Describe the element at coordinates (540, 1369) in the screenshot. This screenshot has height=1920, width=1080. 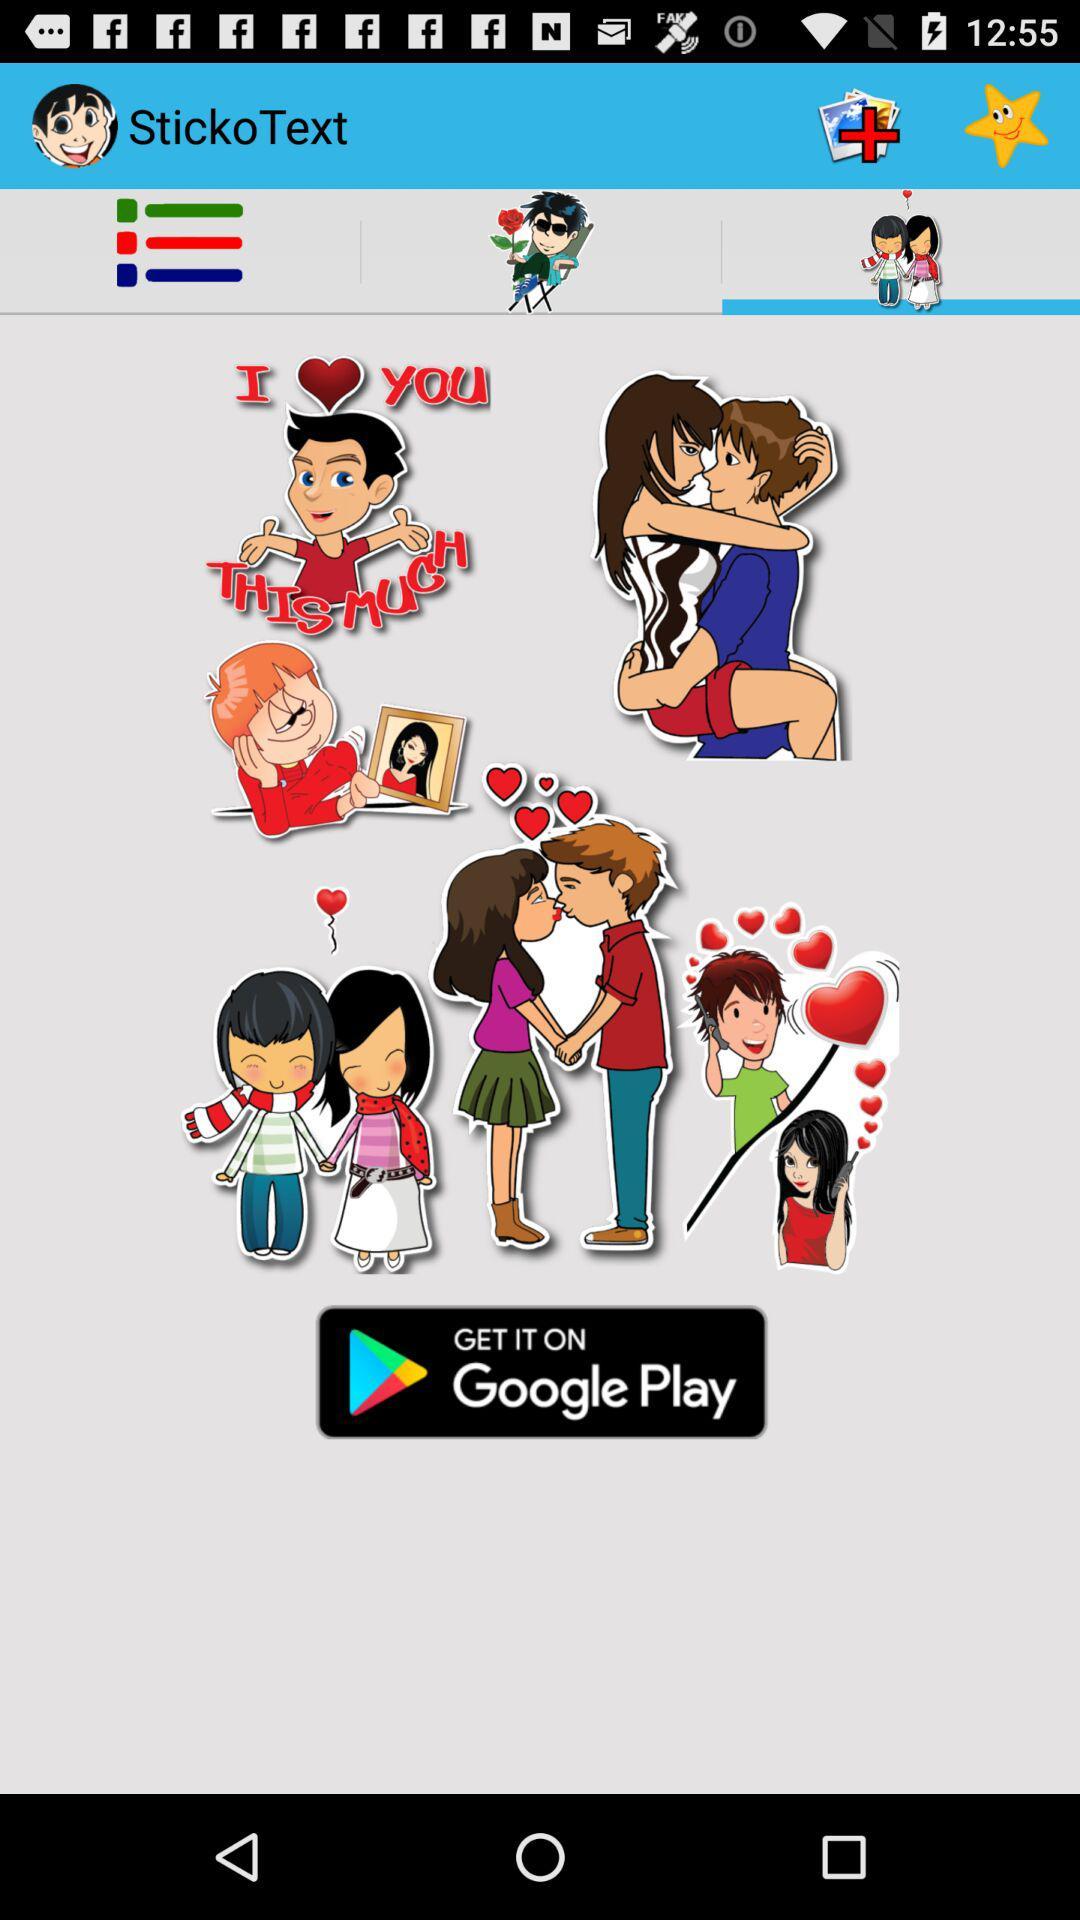
I see `the item at the bottom` at that location.